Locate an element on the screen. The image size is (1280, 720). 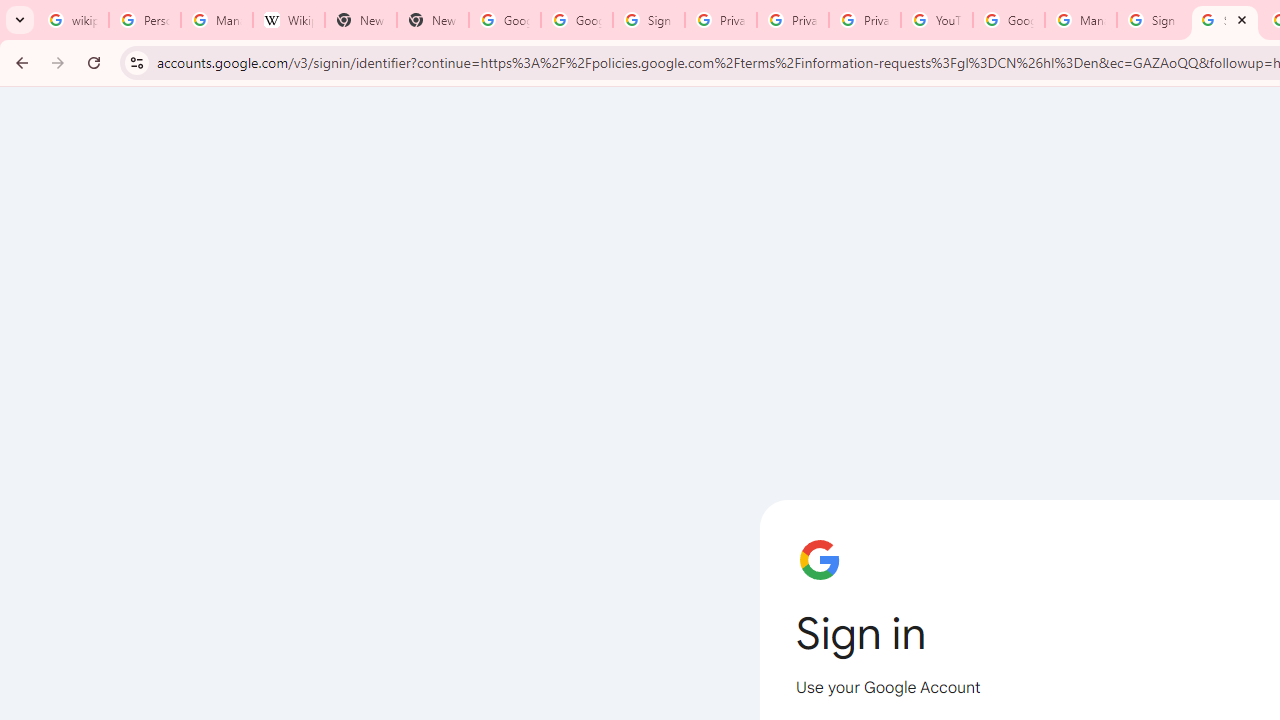
'New Tab' is located at coordinates (360, 20).